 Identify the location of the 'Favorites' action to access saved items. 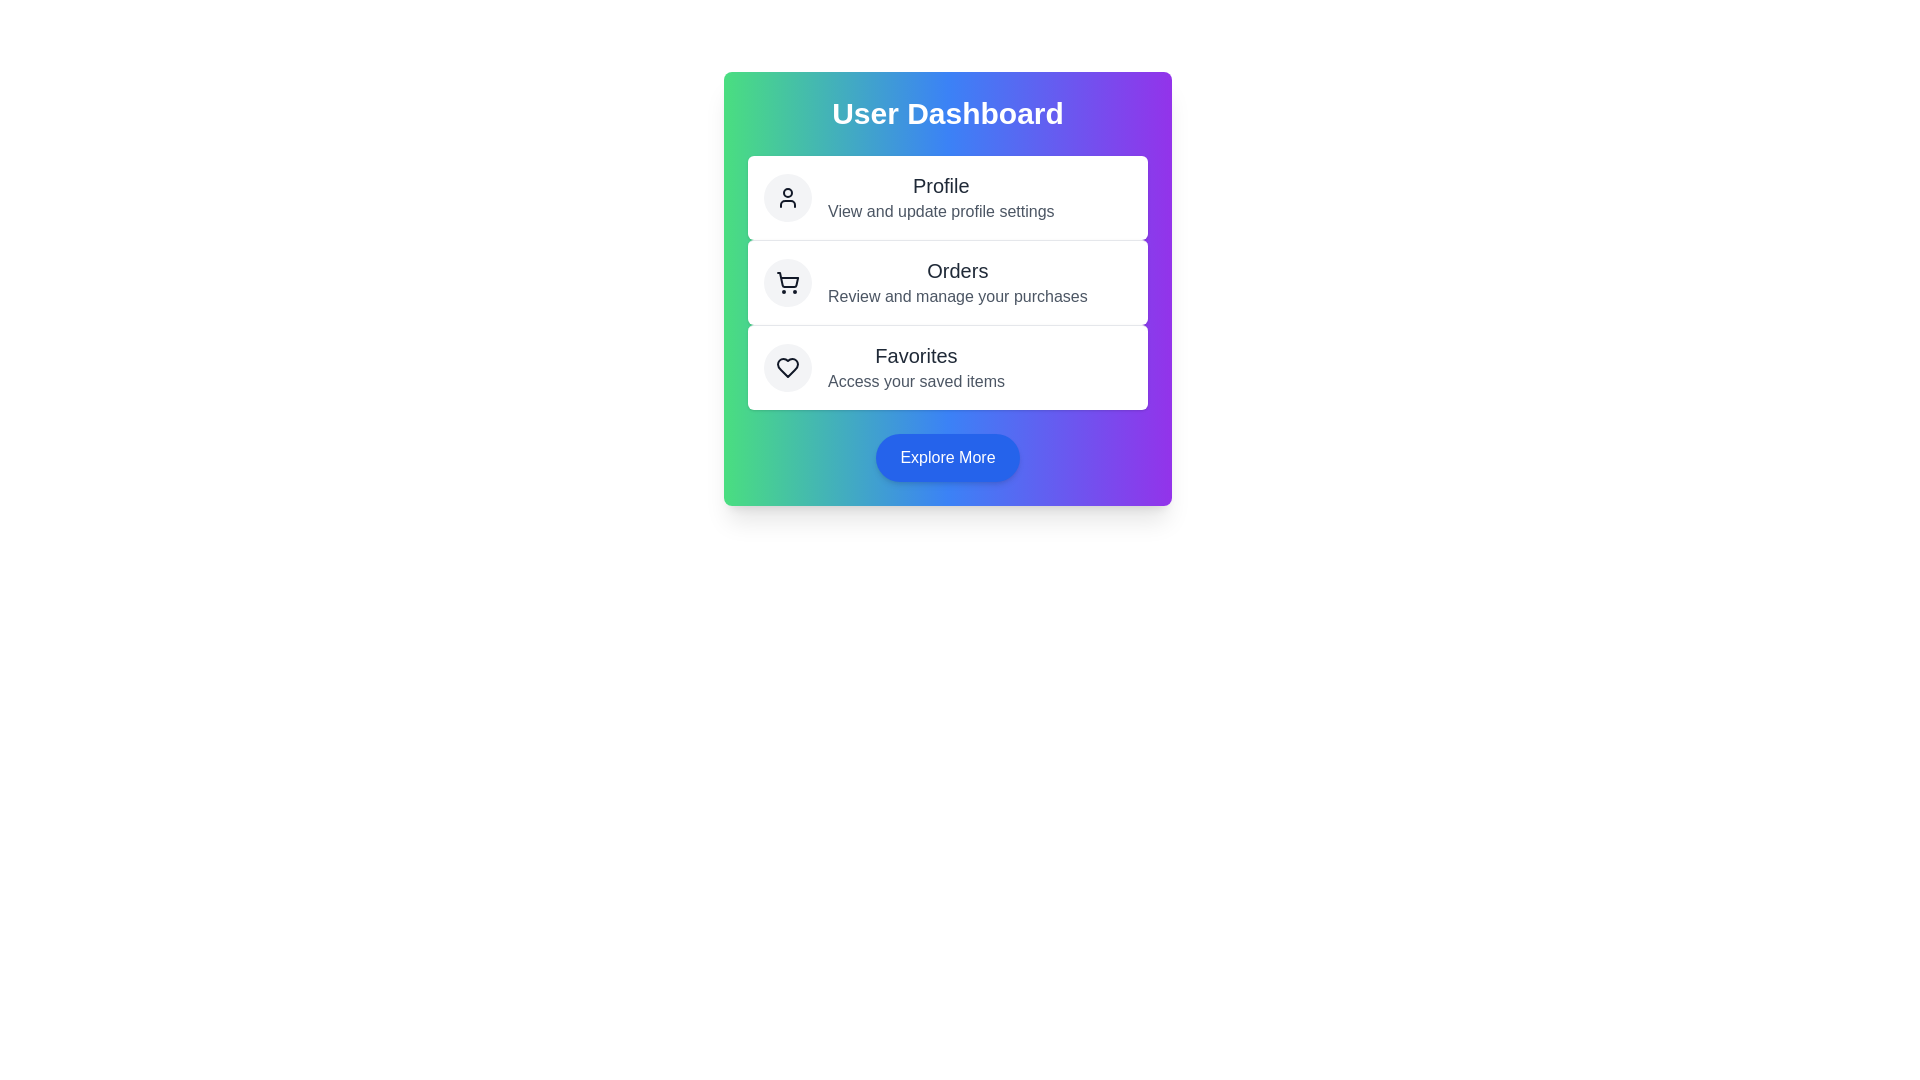
(947, 367).